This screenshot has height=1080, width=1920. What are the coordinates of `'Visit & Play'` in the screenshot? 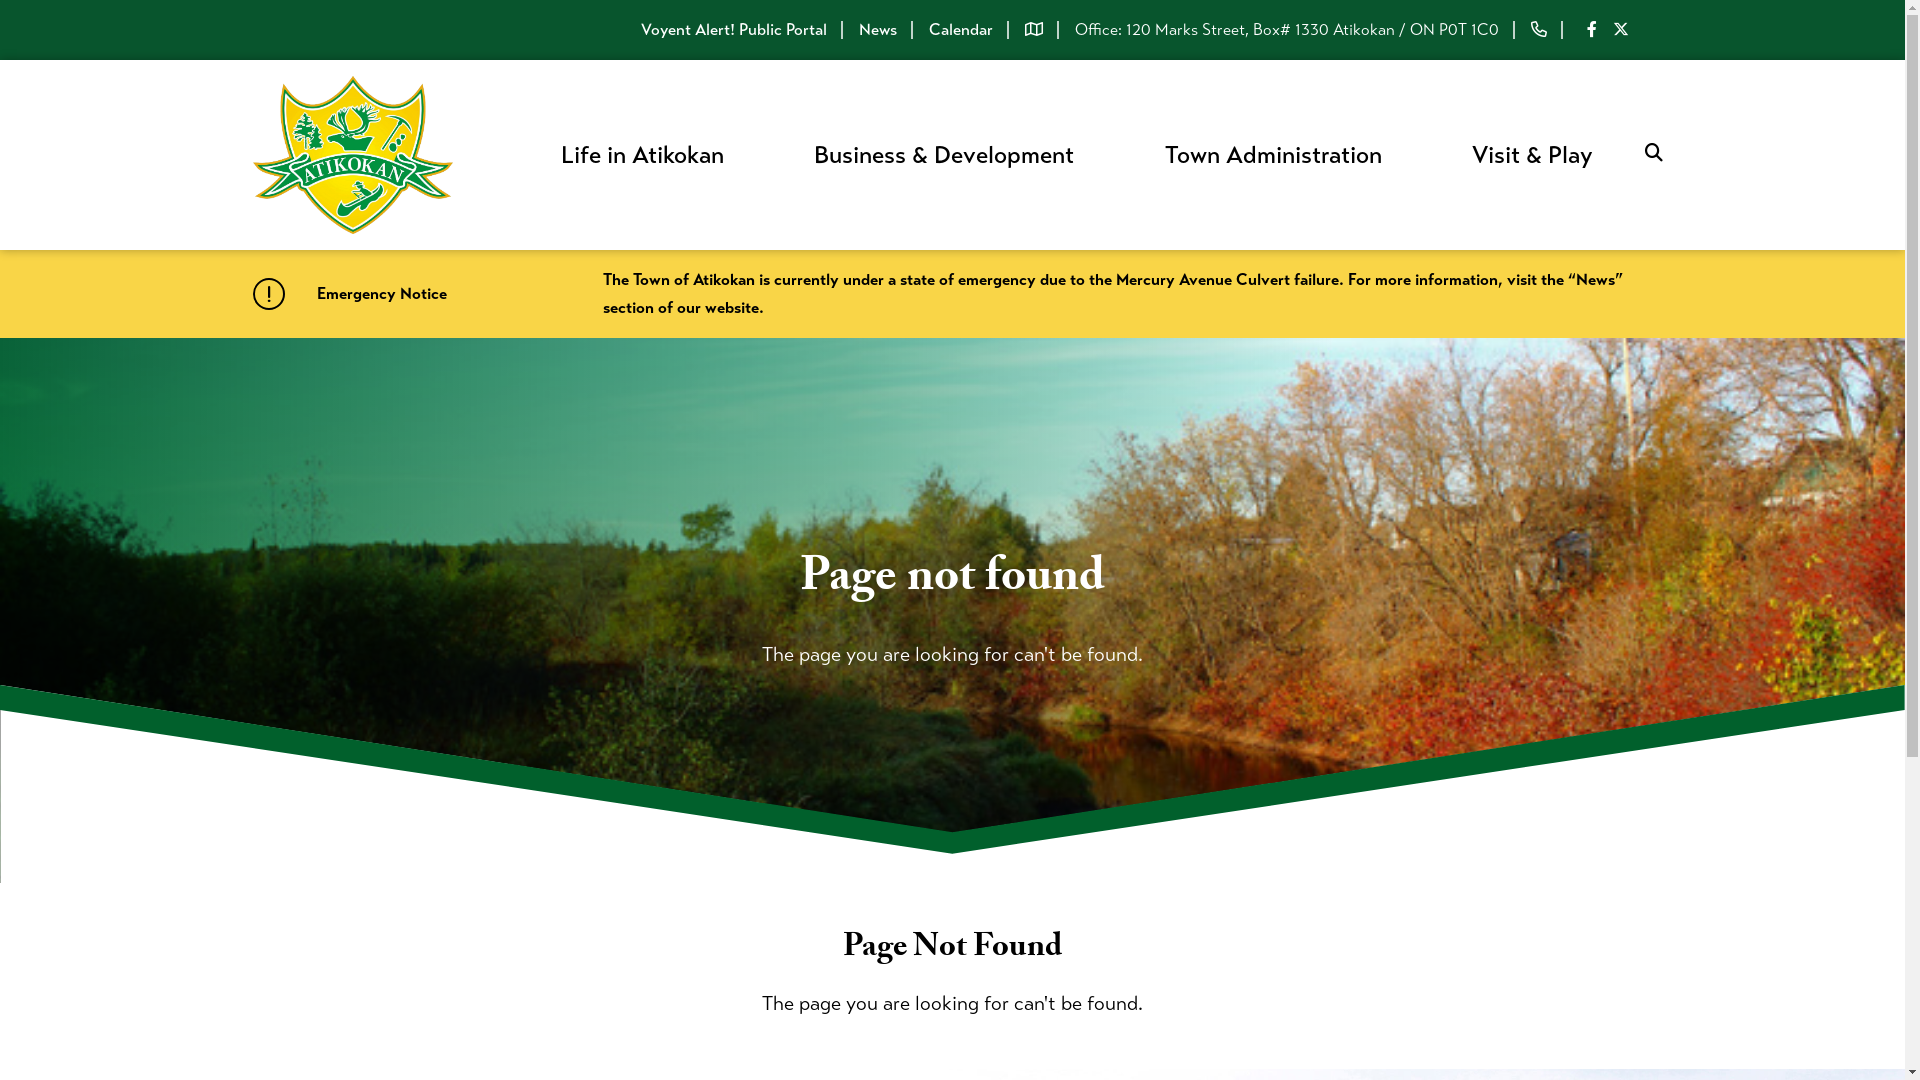 It's located at (1530, 153).